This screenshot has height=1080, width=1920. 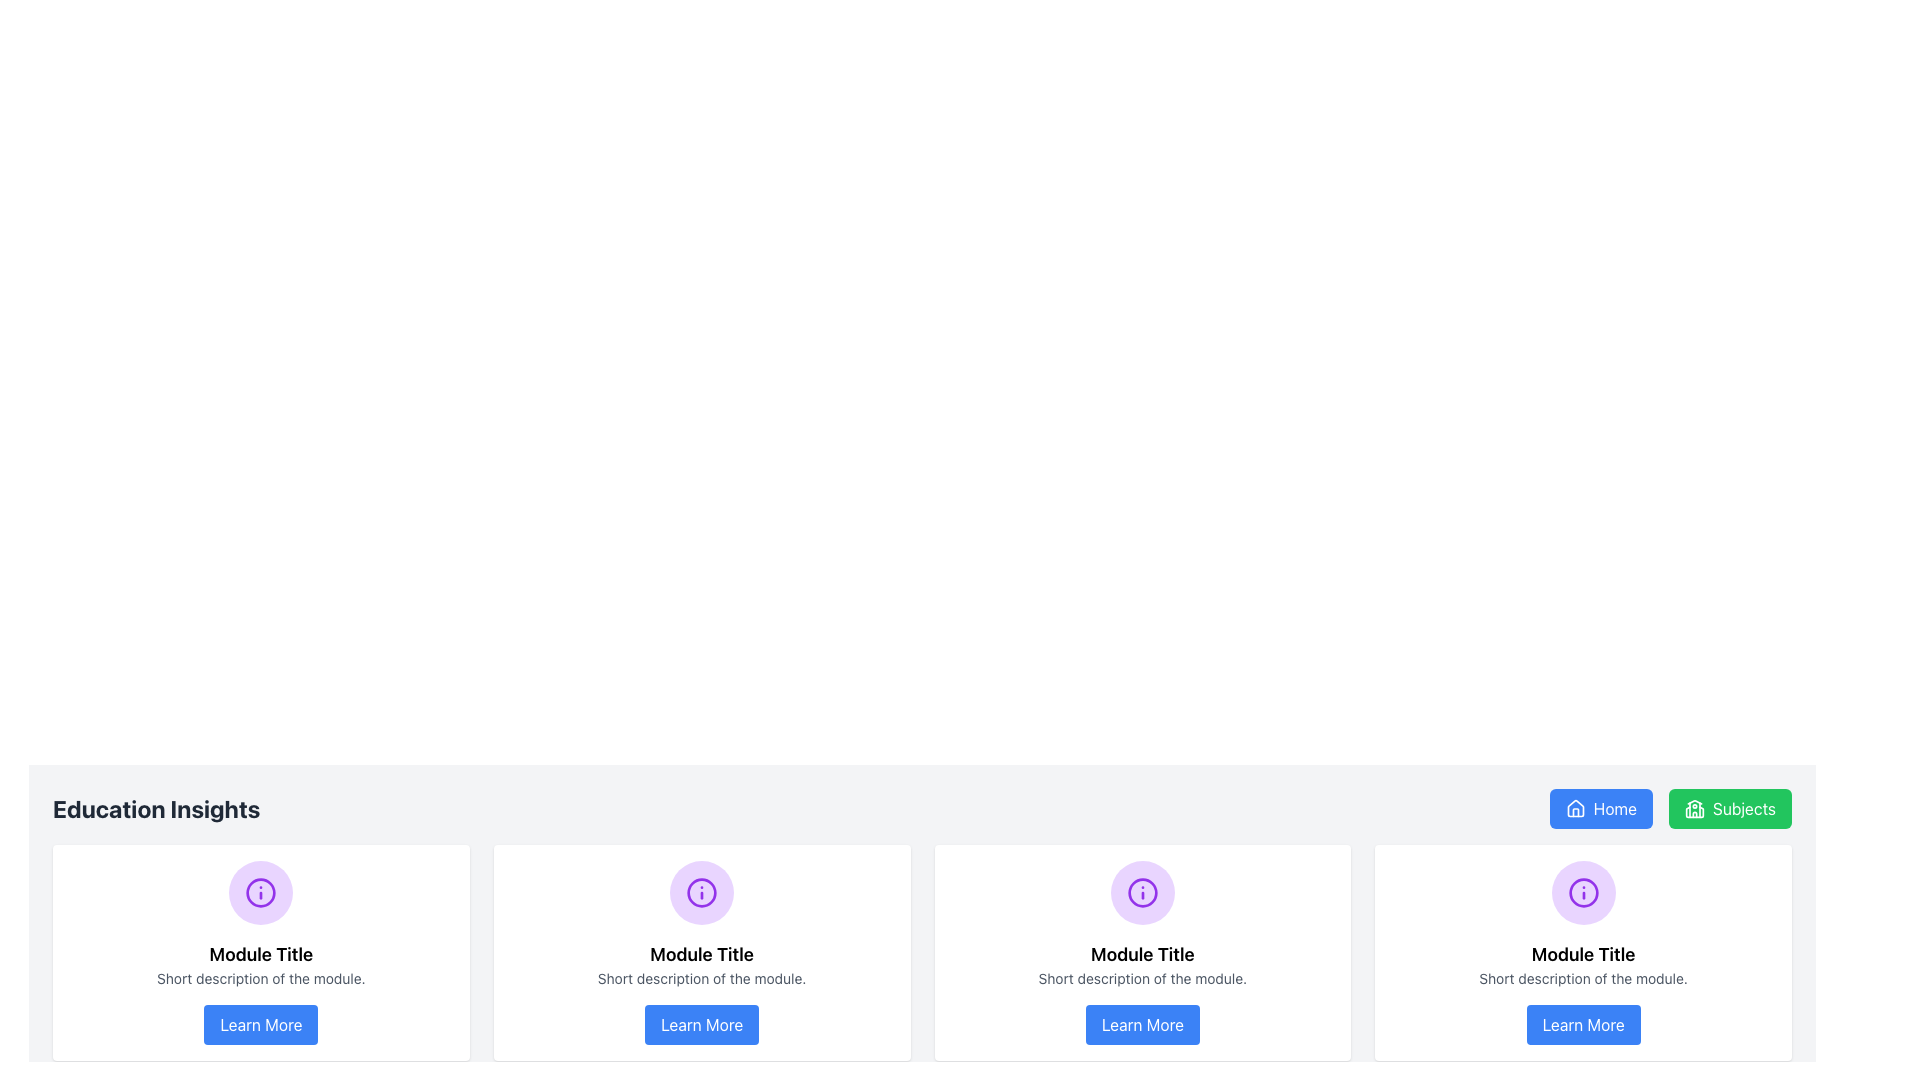 I want to click on the text label located directly underneath the title 'Module Title', which serves as a short descriptive text for the module contents, so click(x=702, y=978).